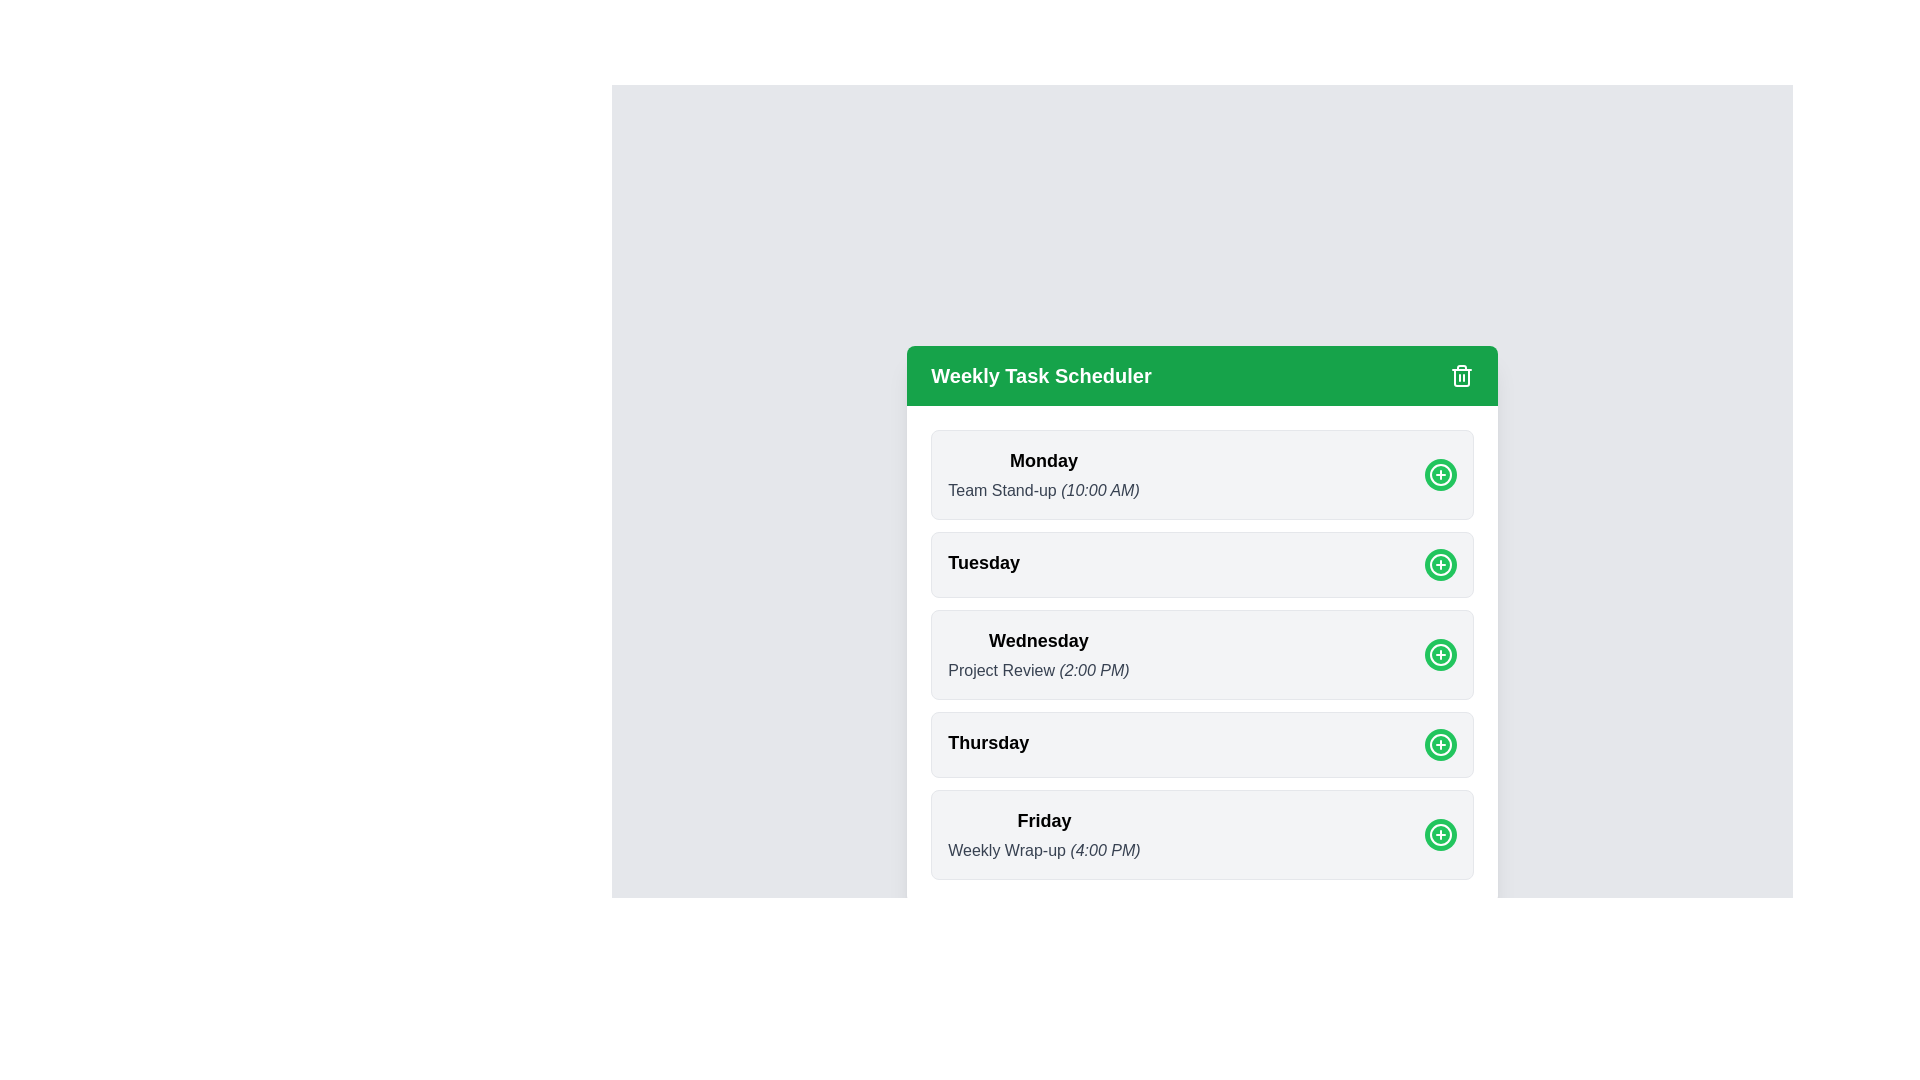 The height and width of the screenshot is (1080, 1920). I want to click on the section corresponding to Wednesday to observe the shadow effect, so click(1201, 655).